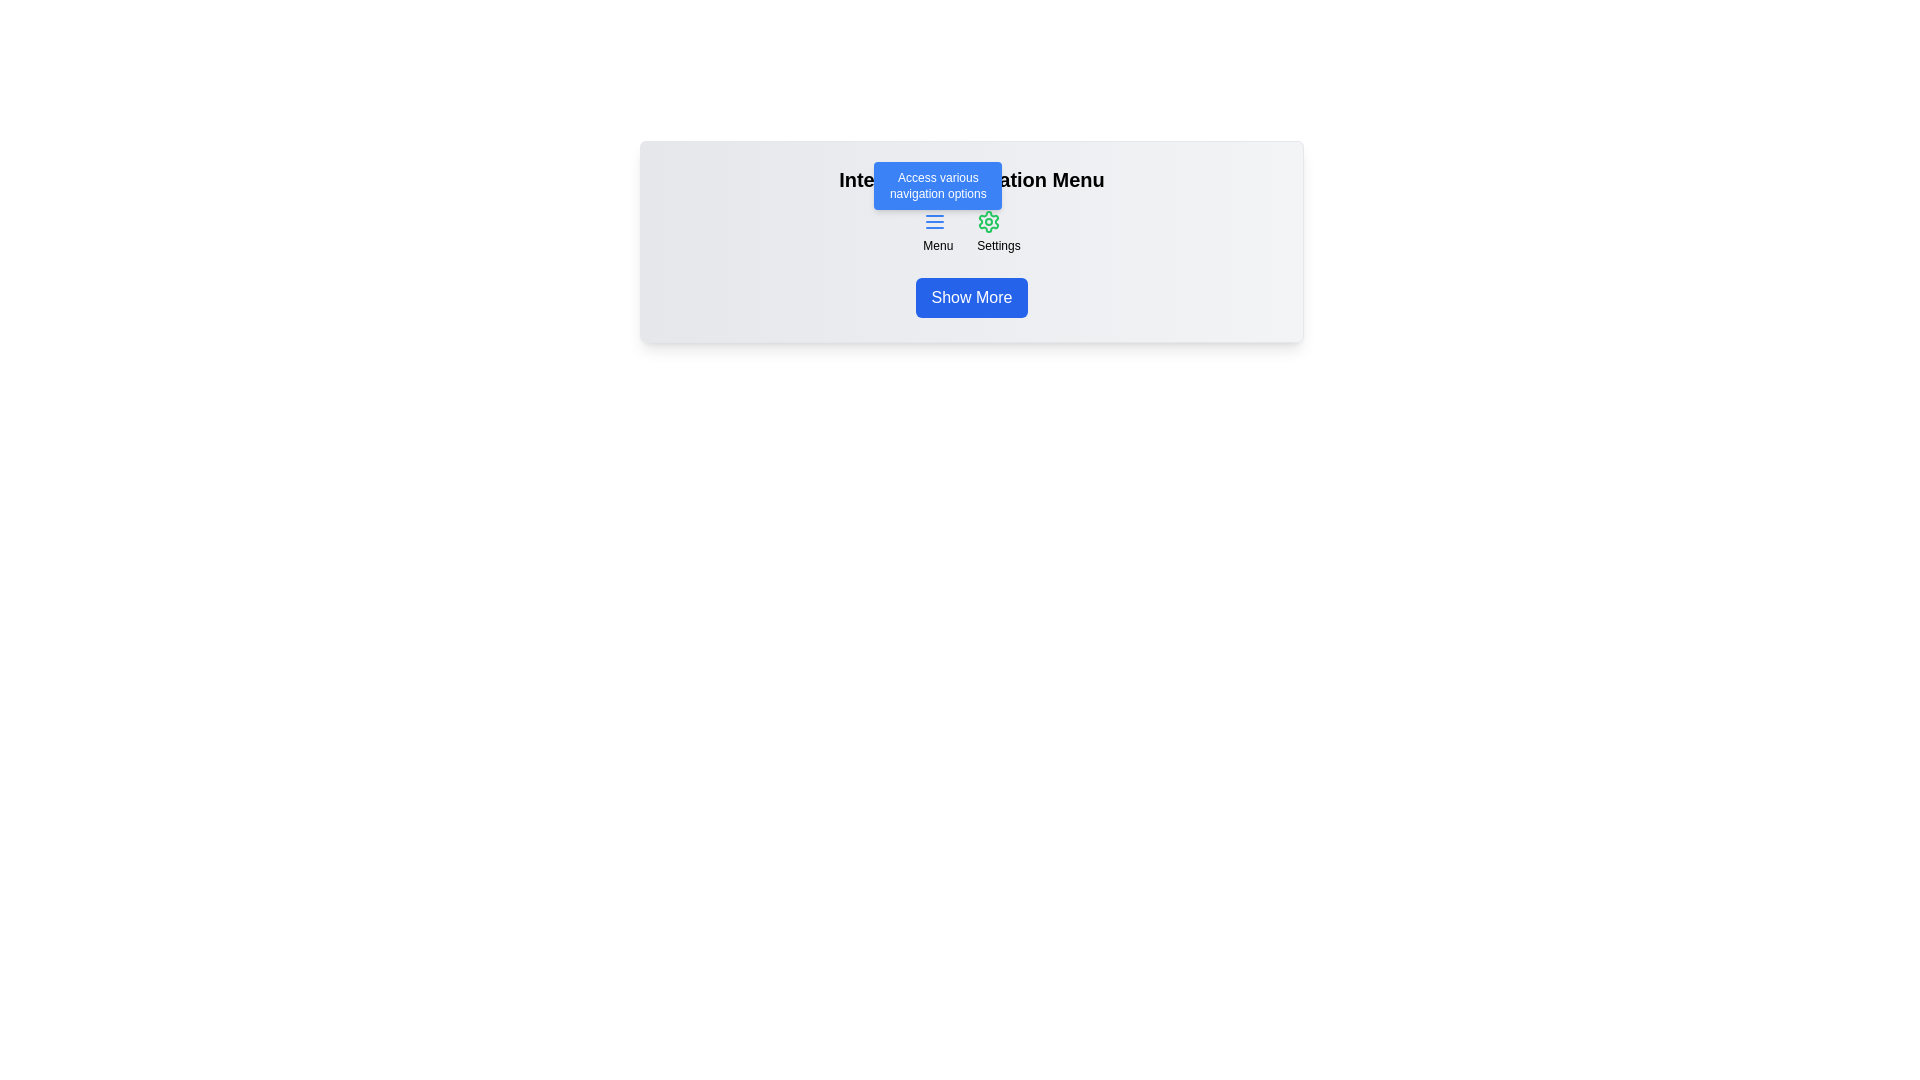 The image size is (1920, 1080). I want to click on the 'Settings' button in the navigation menu to visualize related tooltips or effects, so click(998, 230).